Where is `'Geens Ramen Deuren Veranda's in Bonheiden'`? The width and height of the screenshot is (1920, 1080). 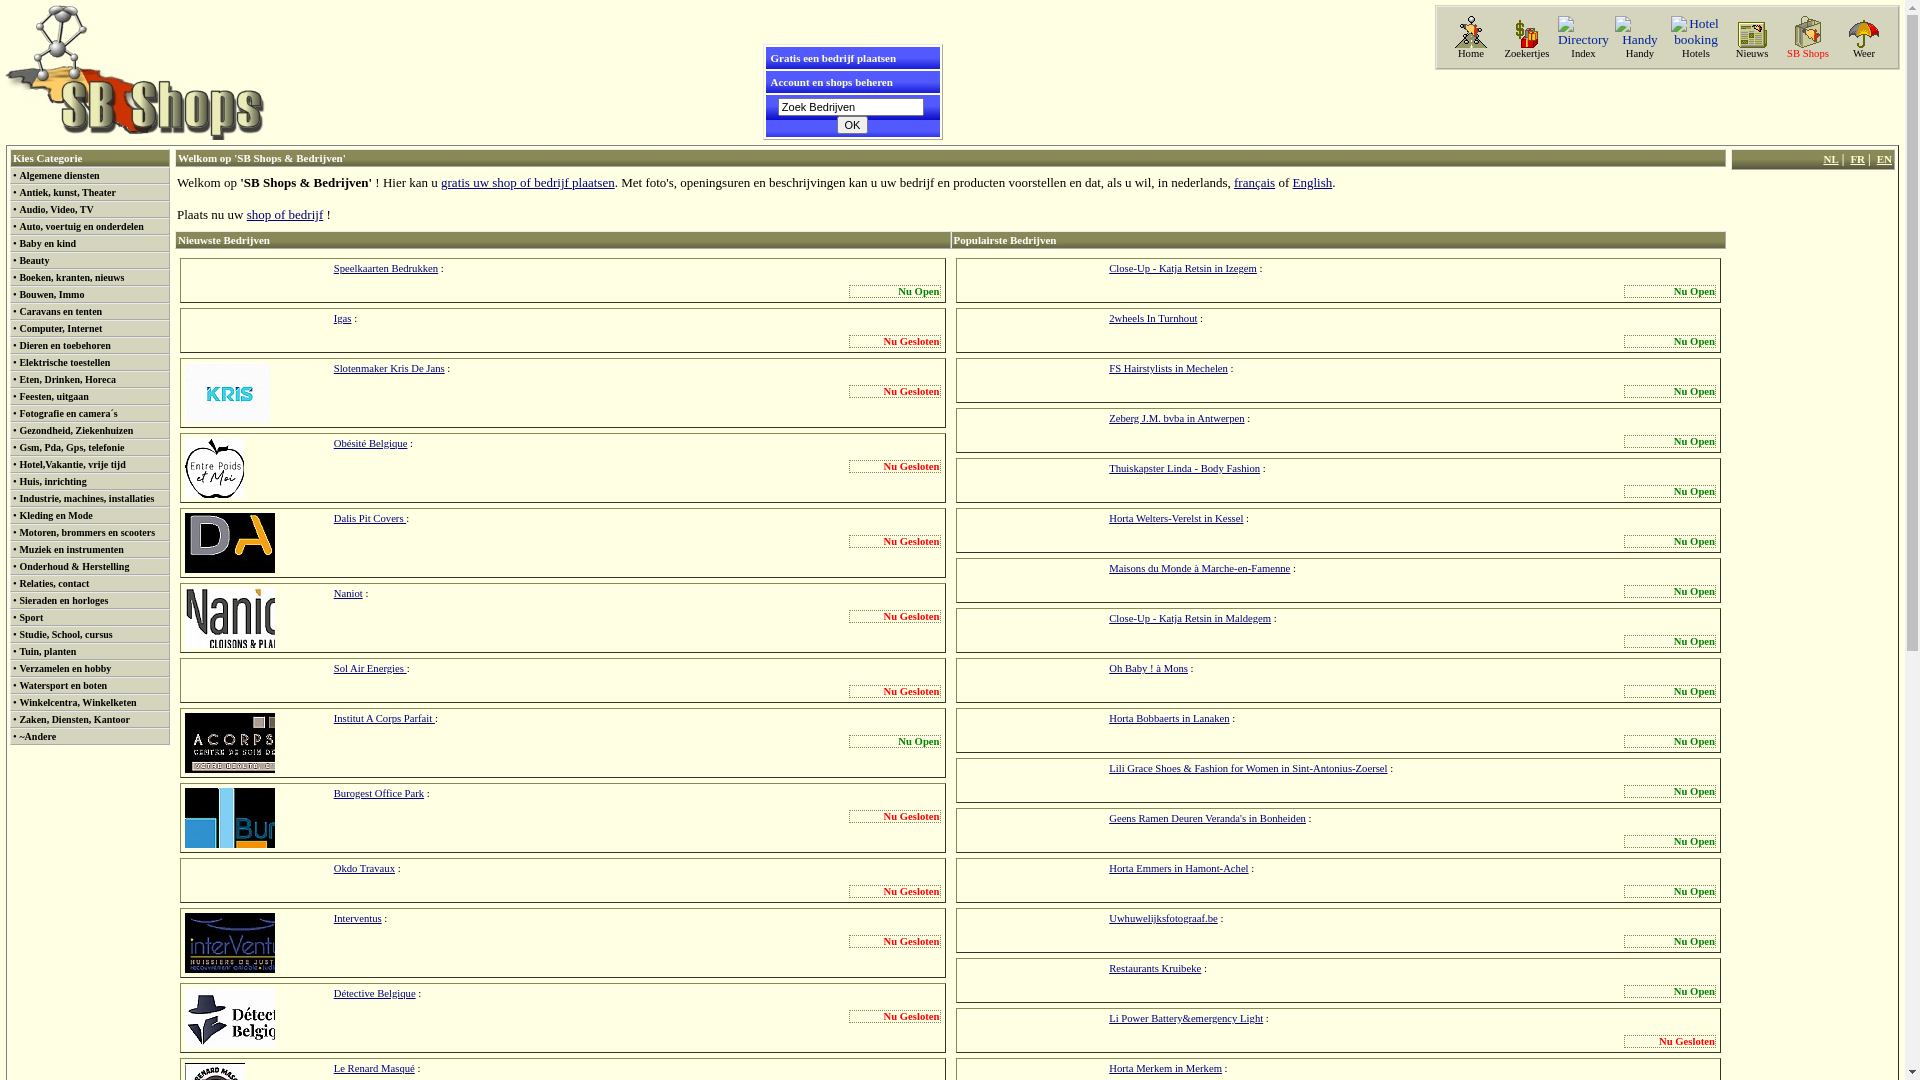 'Geens Ramen Deuren Veranda's in Bonheiden' is located at coordinates (1206, 818).